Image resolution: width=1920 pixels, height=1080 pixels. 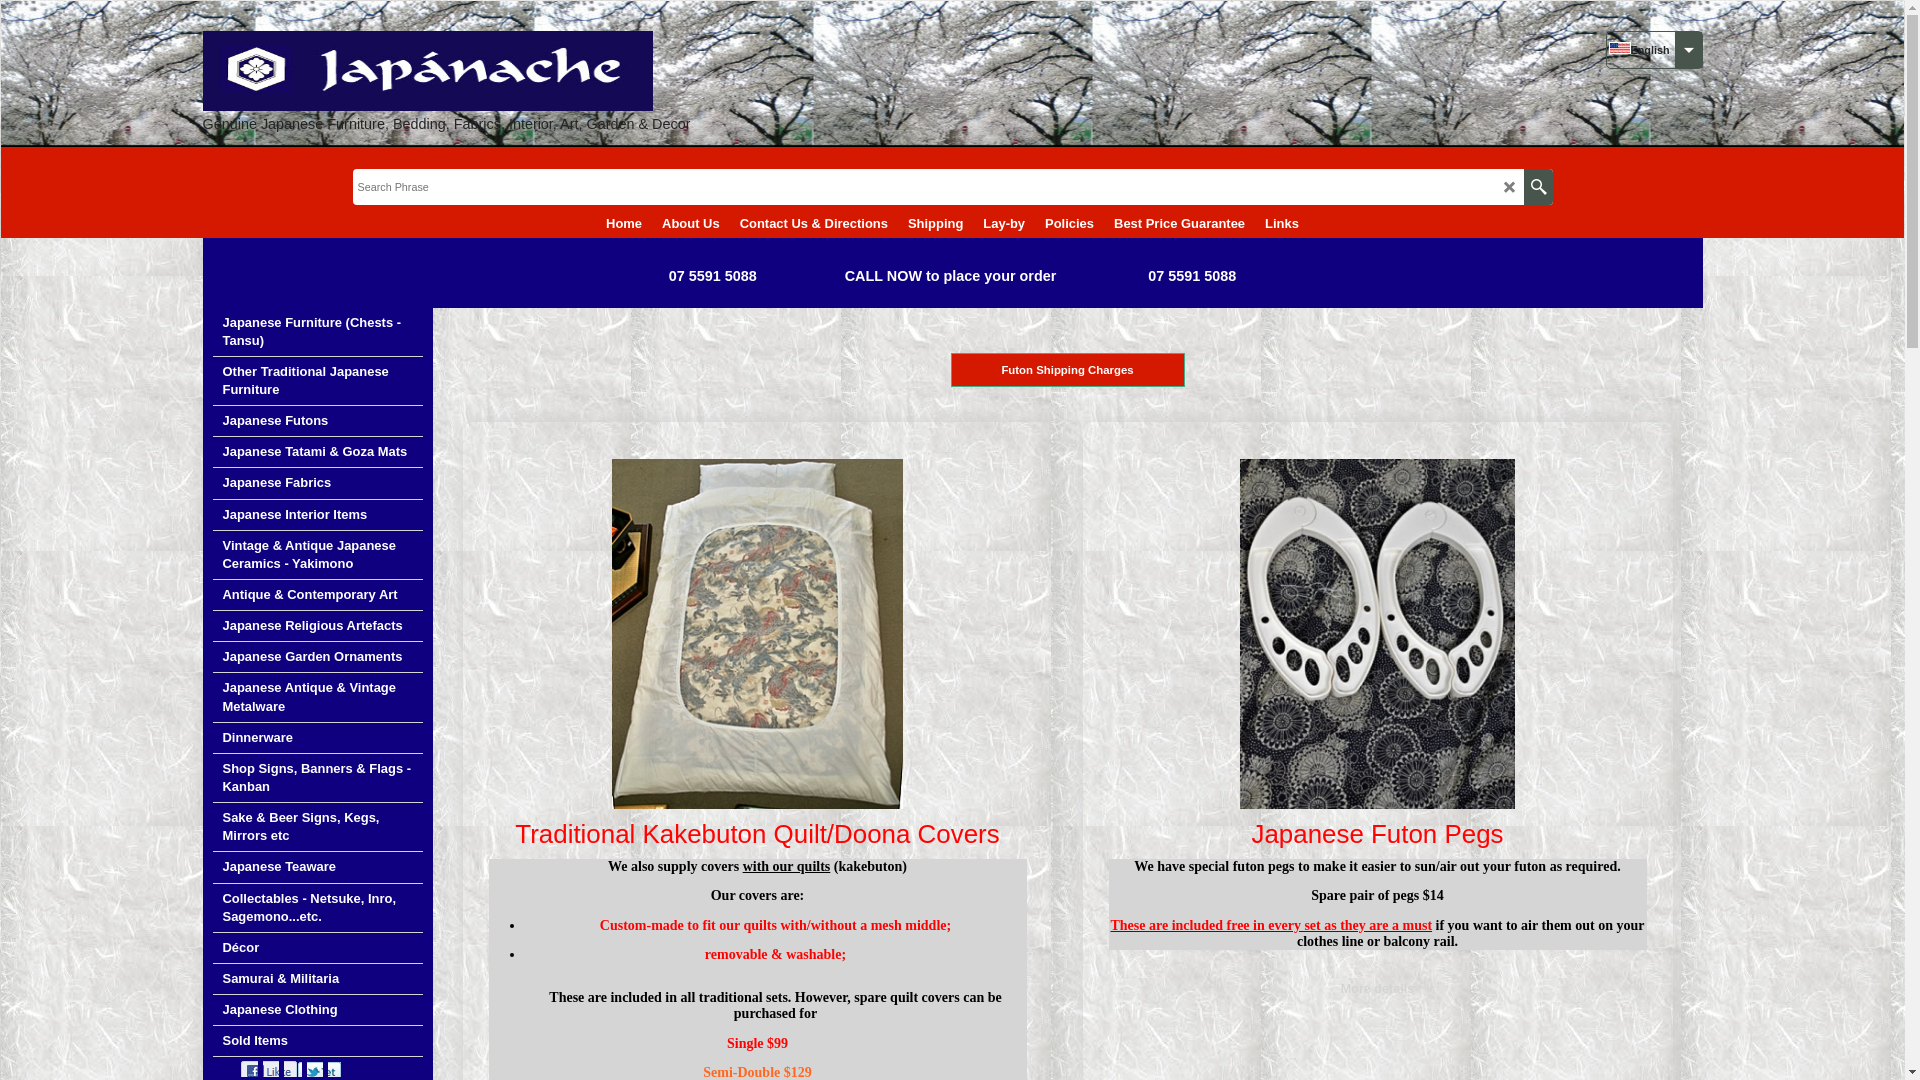 I want to click on 'Antique & Contemporary Art', so click(x=211, y=594).